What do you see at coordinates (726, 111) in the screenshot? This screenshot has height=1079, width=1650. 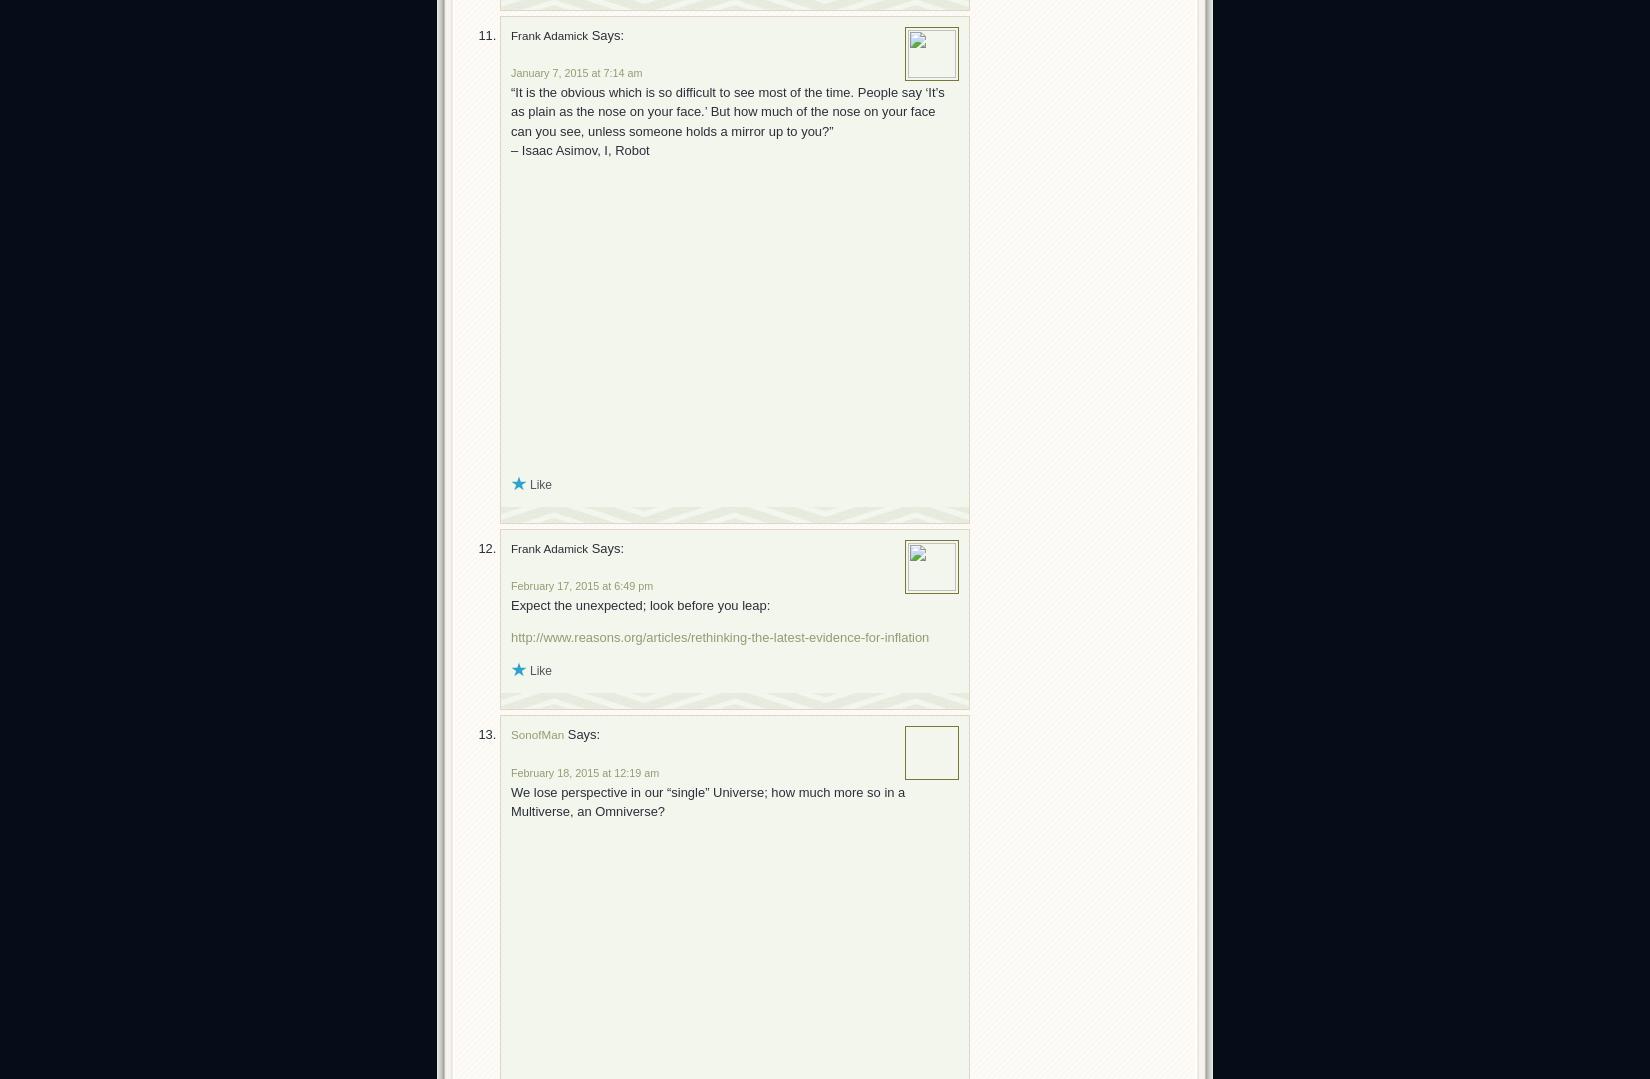 I see `'“It is the obvious which is so difficult to see most of the time. People say ‘It’s as plain as the nose on your face.’ But how much of the nose on your face can you see, unless someone holds a mirror up to you?”'` at bounding box center [726, 111].